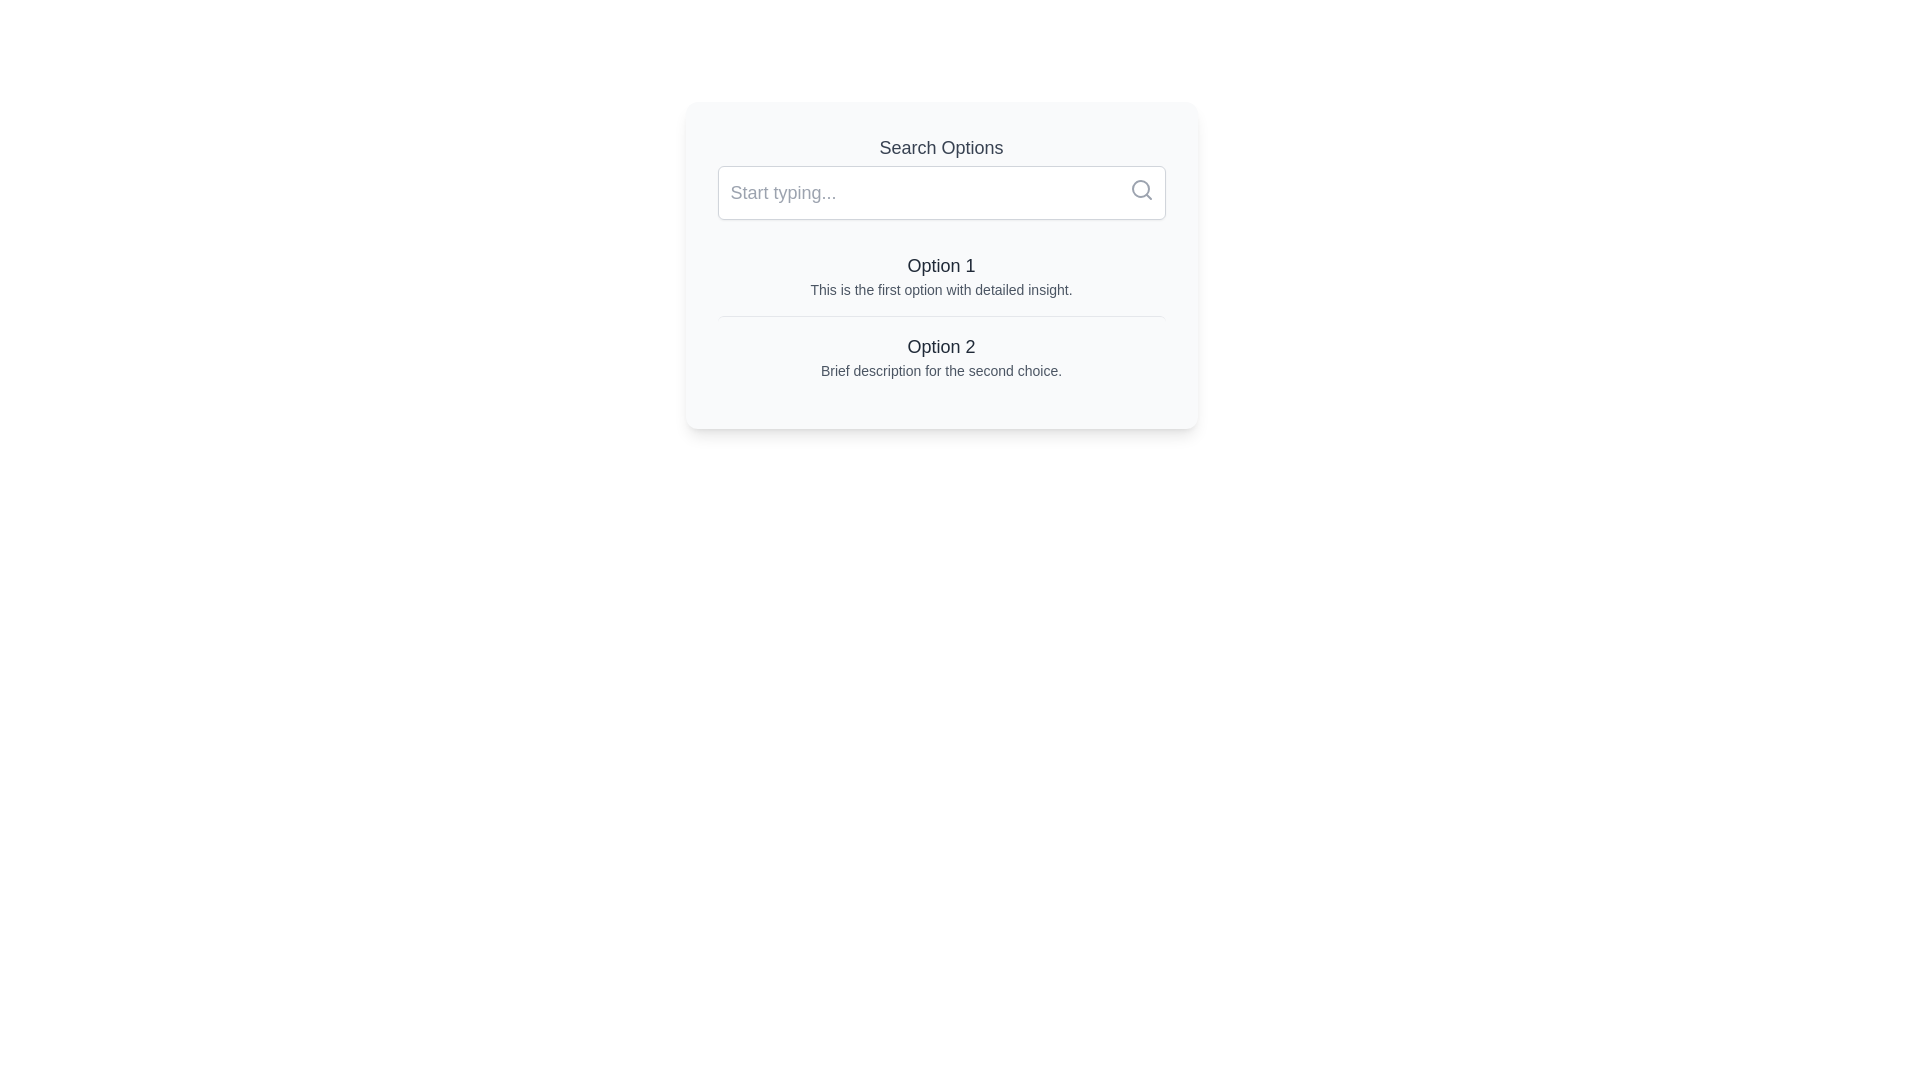  I want to click on text content of the 'Option 1' text label, which is styled with a medium-large font size and gray color, located in the upper part of the options section, so click(940, 265).